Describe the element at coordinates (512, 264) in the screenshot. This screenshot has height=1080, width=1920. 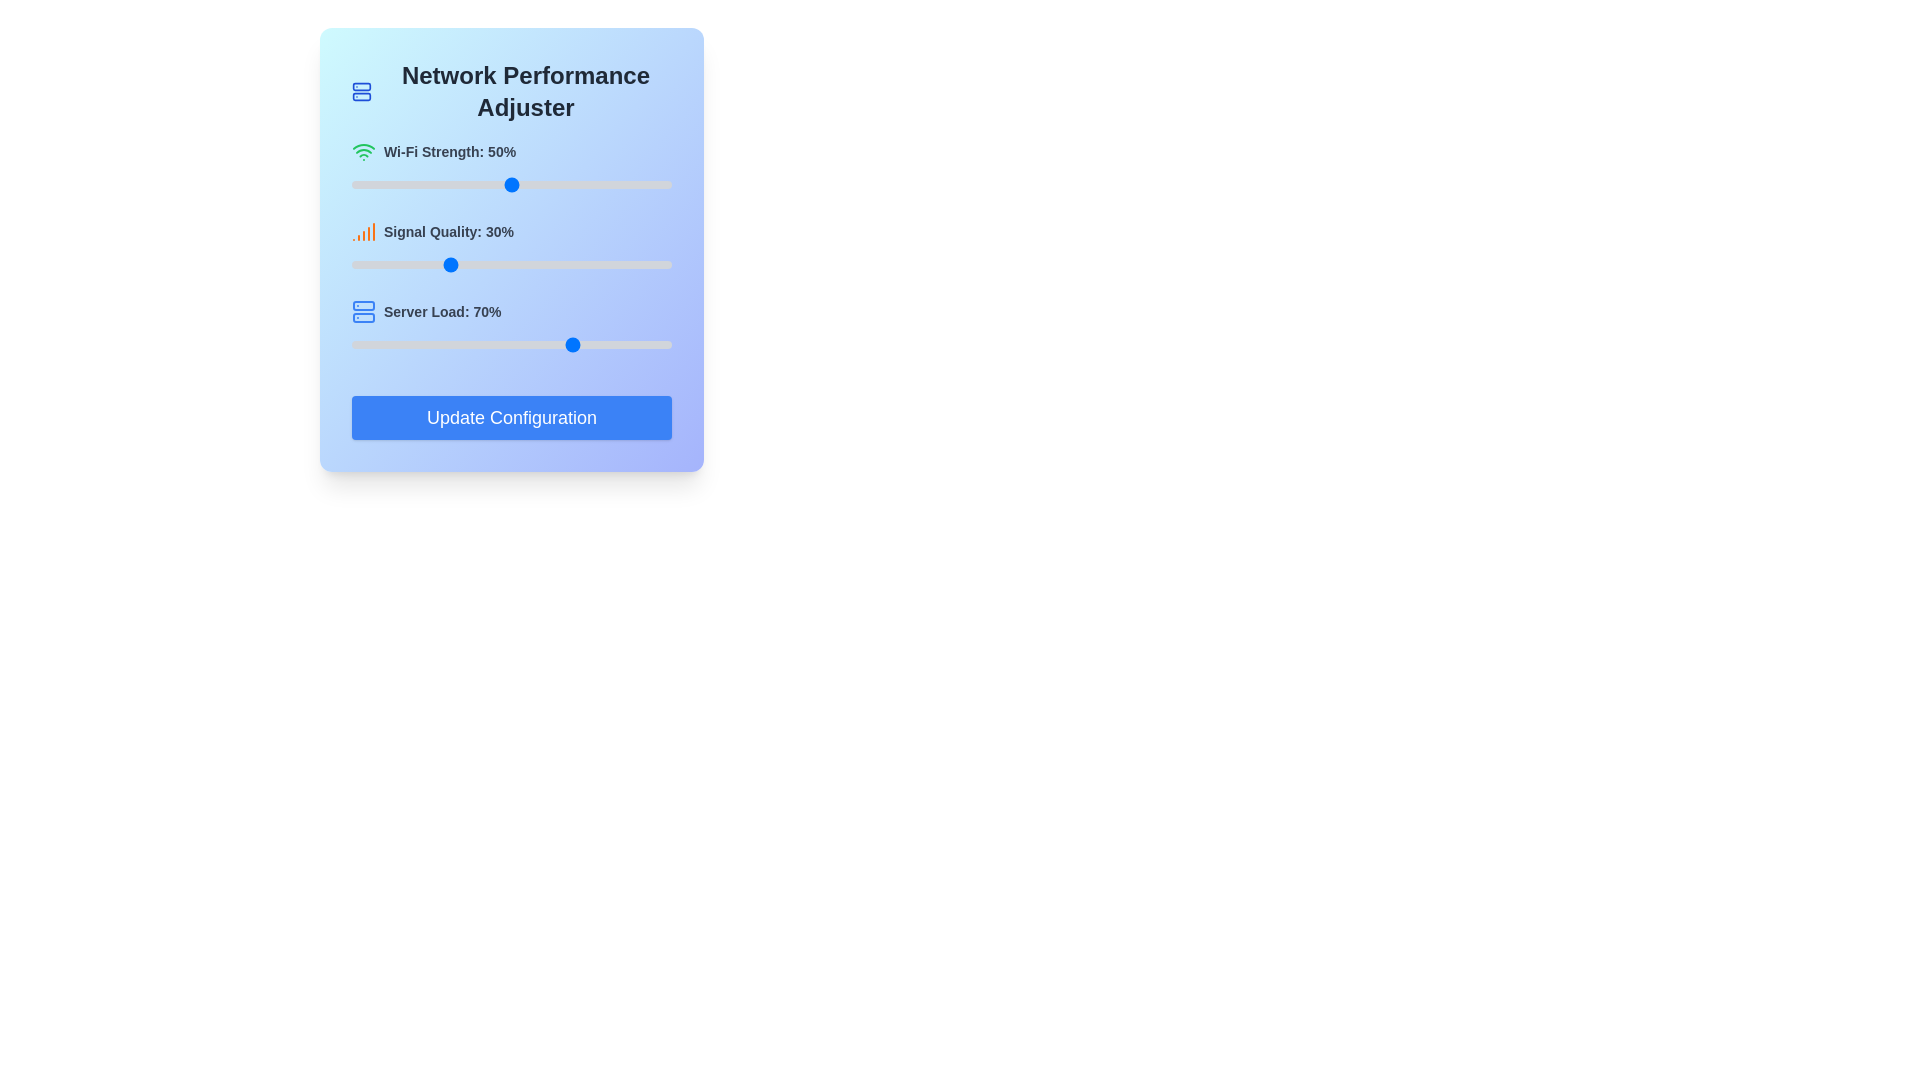
I see `the bar of the slider located below the label 'Signal Quality: 30%' to move the blue circular knob` at that location.